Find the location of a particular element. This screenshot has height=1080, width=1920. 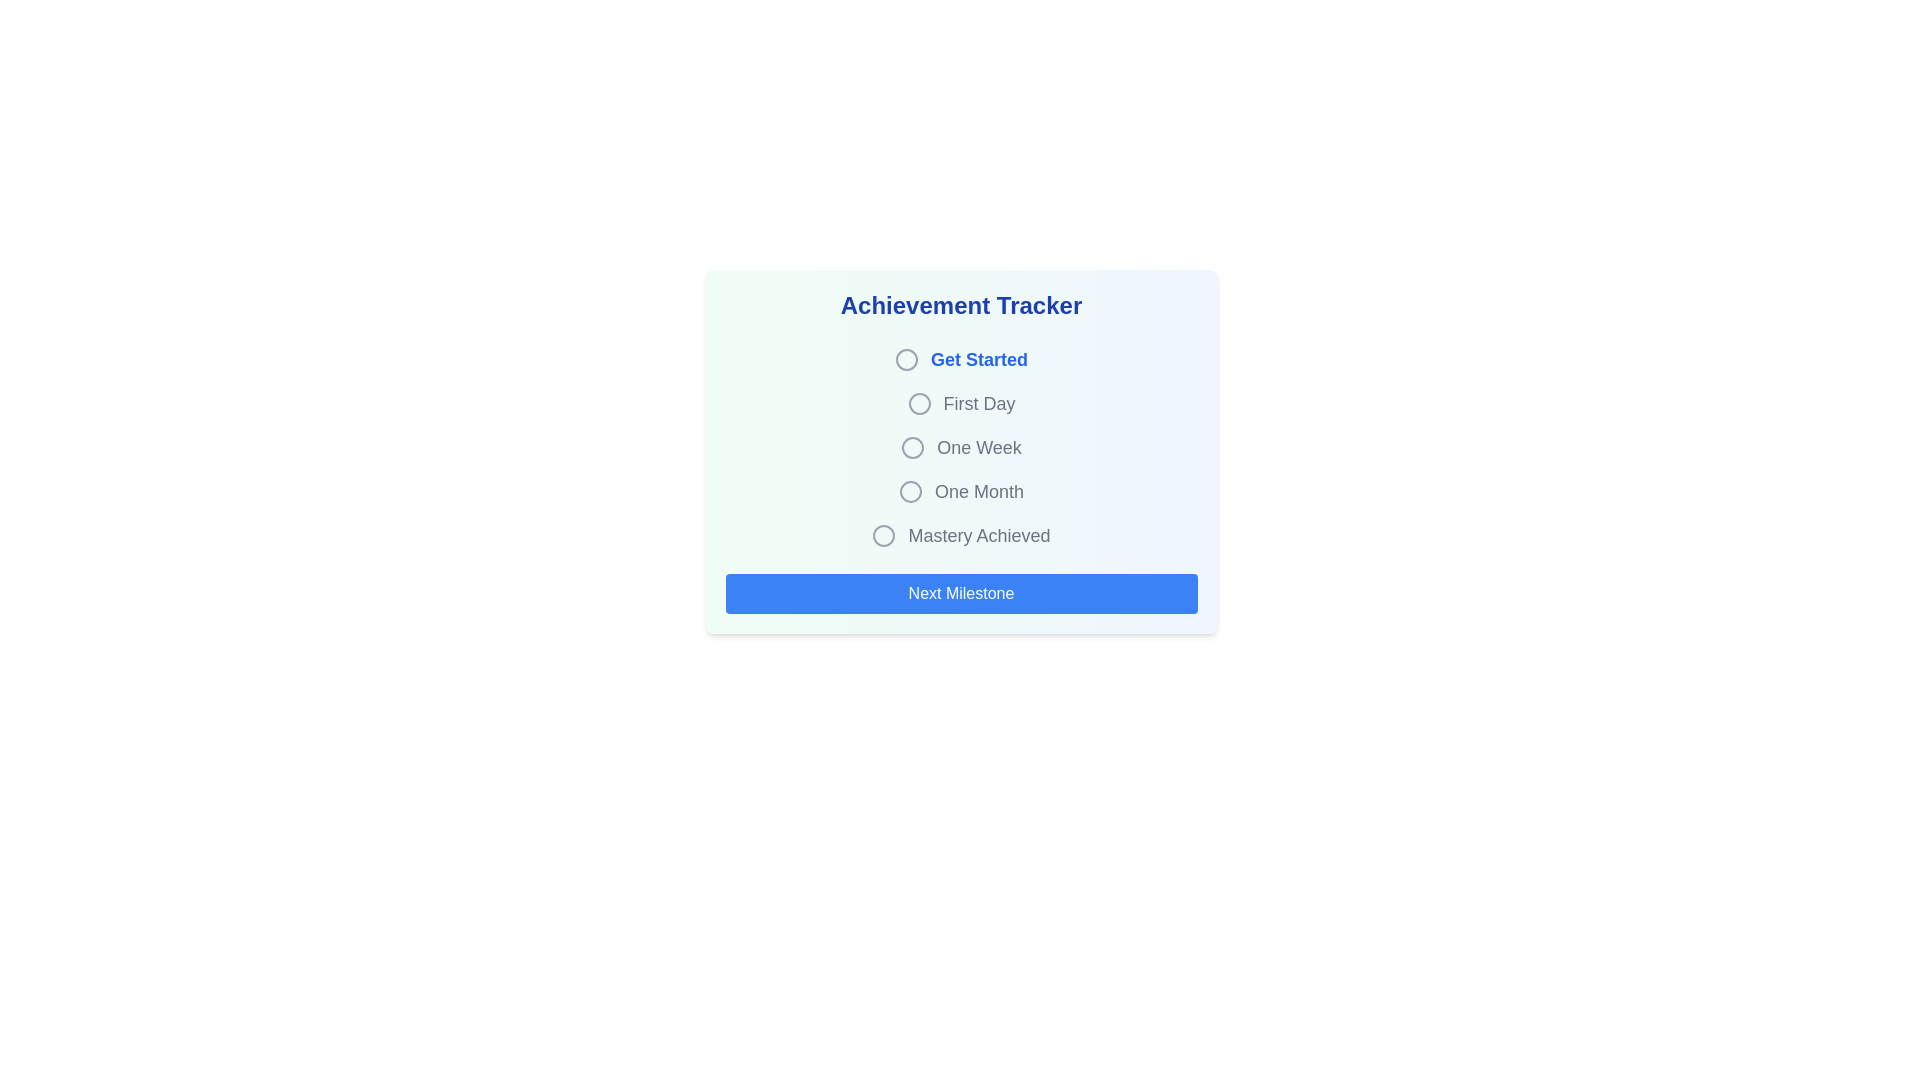

the radio button for the 'Mastery Achieved' milestone in the 'Achievement Tracker' section is located at coordinates (883, 535).